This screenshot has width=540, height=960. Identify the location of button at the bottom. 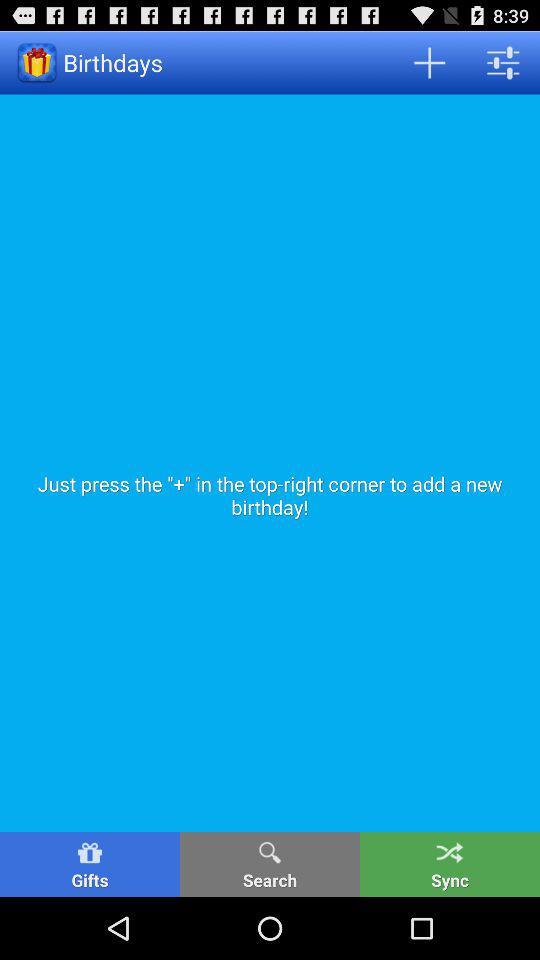
(270, 863).